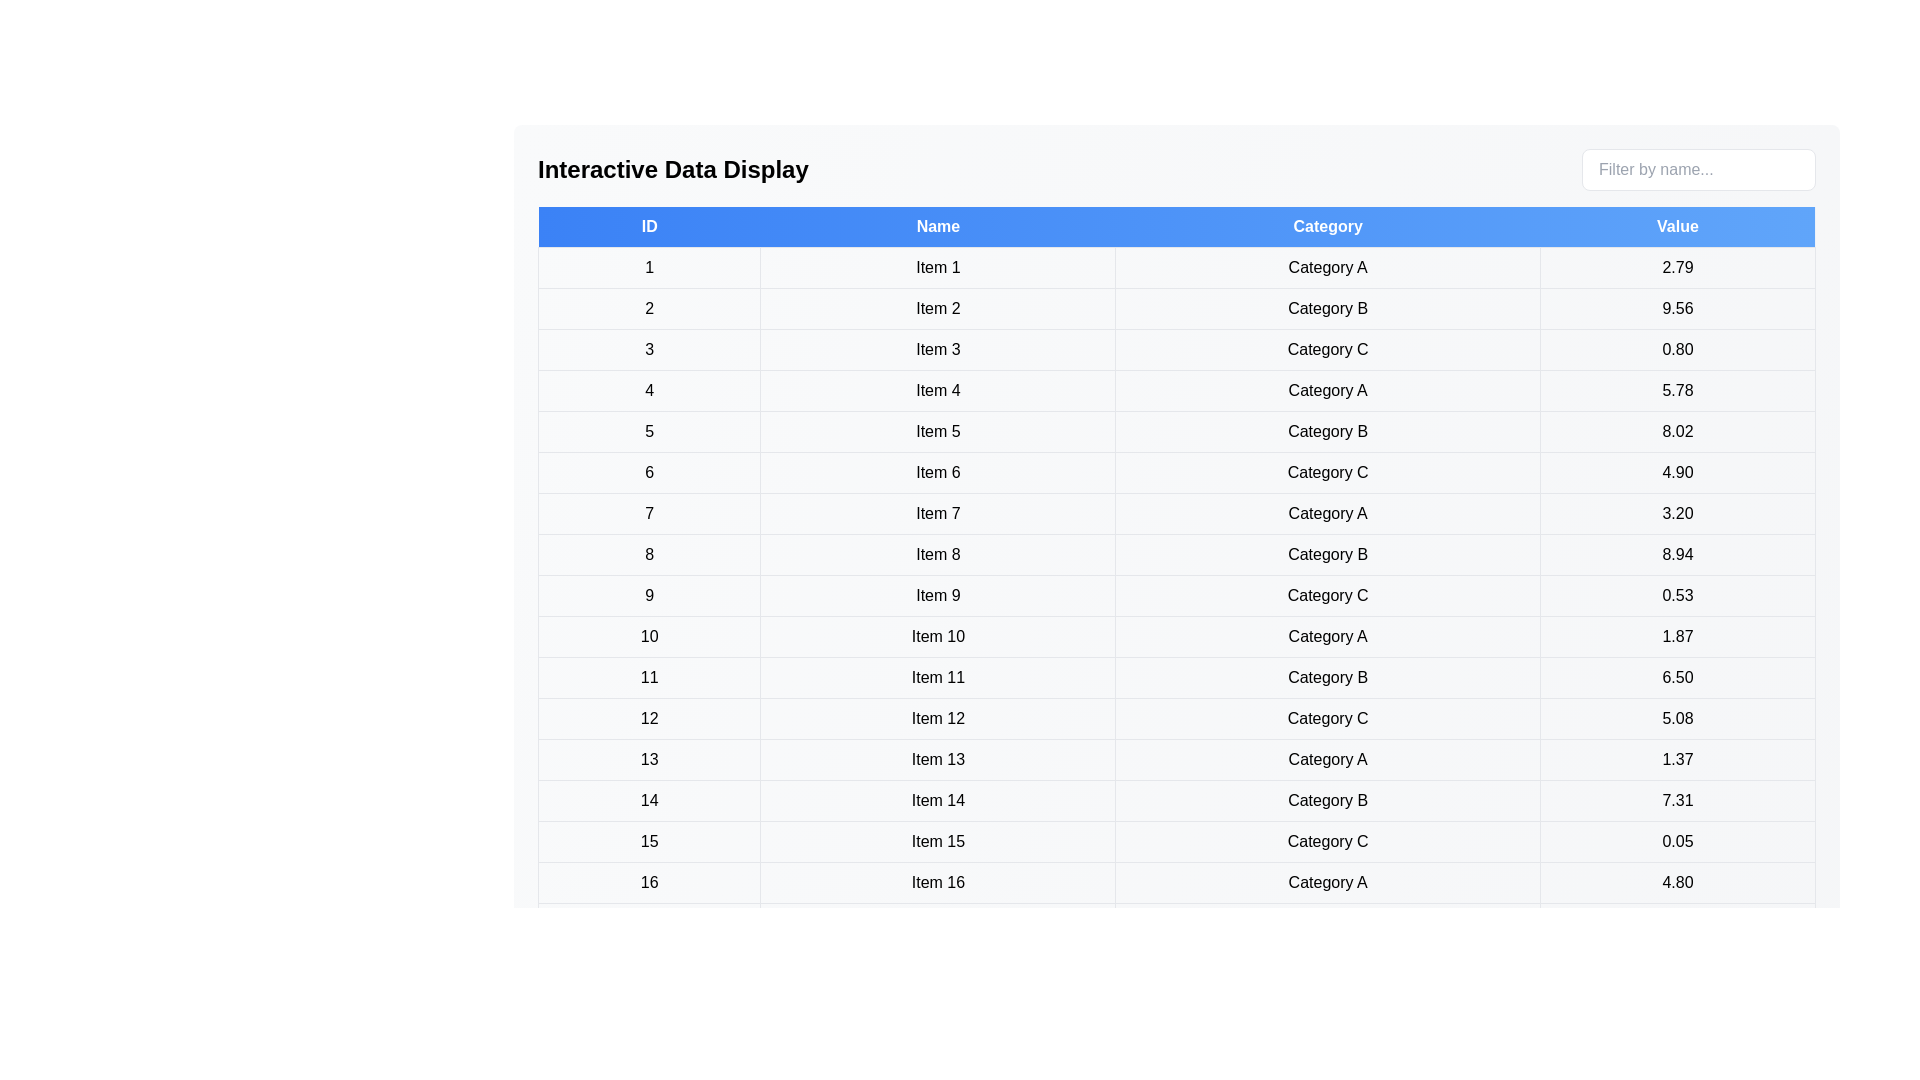  I want to click on the table header to sort the table by Name, so click(937, 226).